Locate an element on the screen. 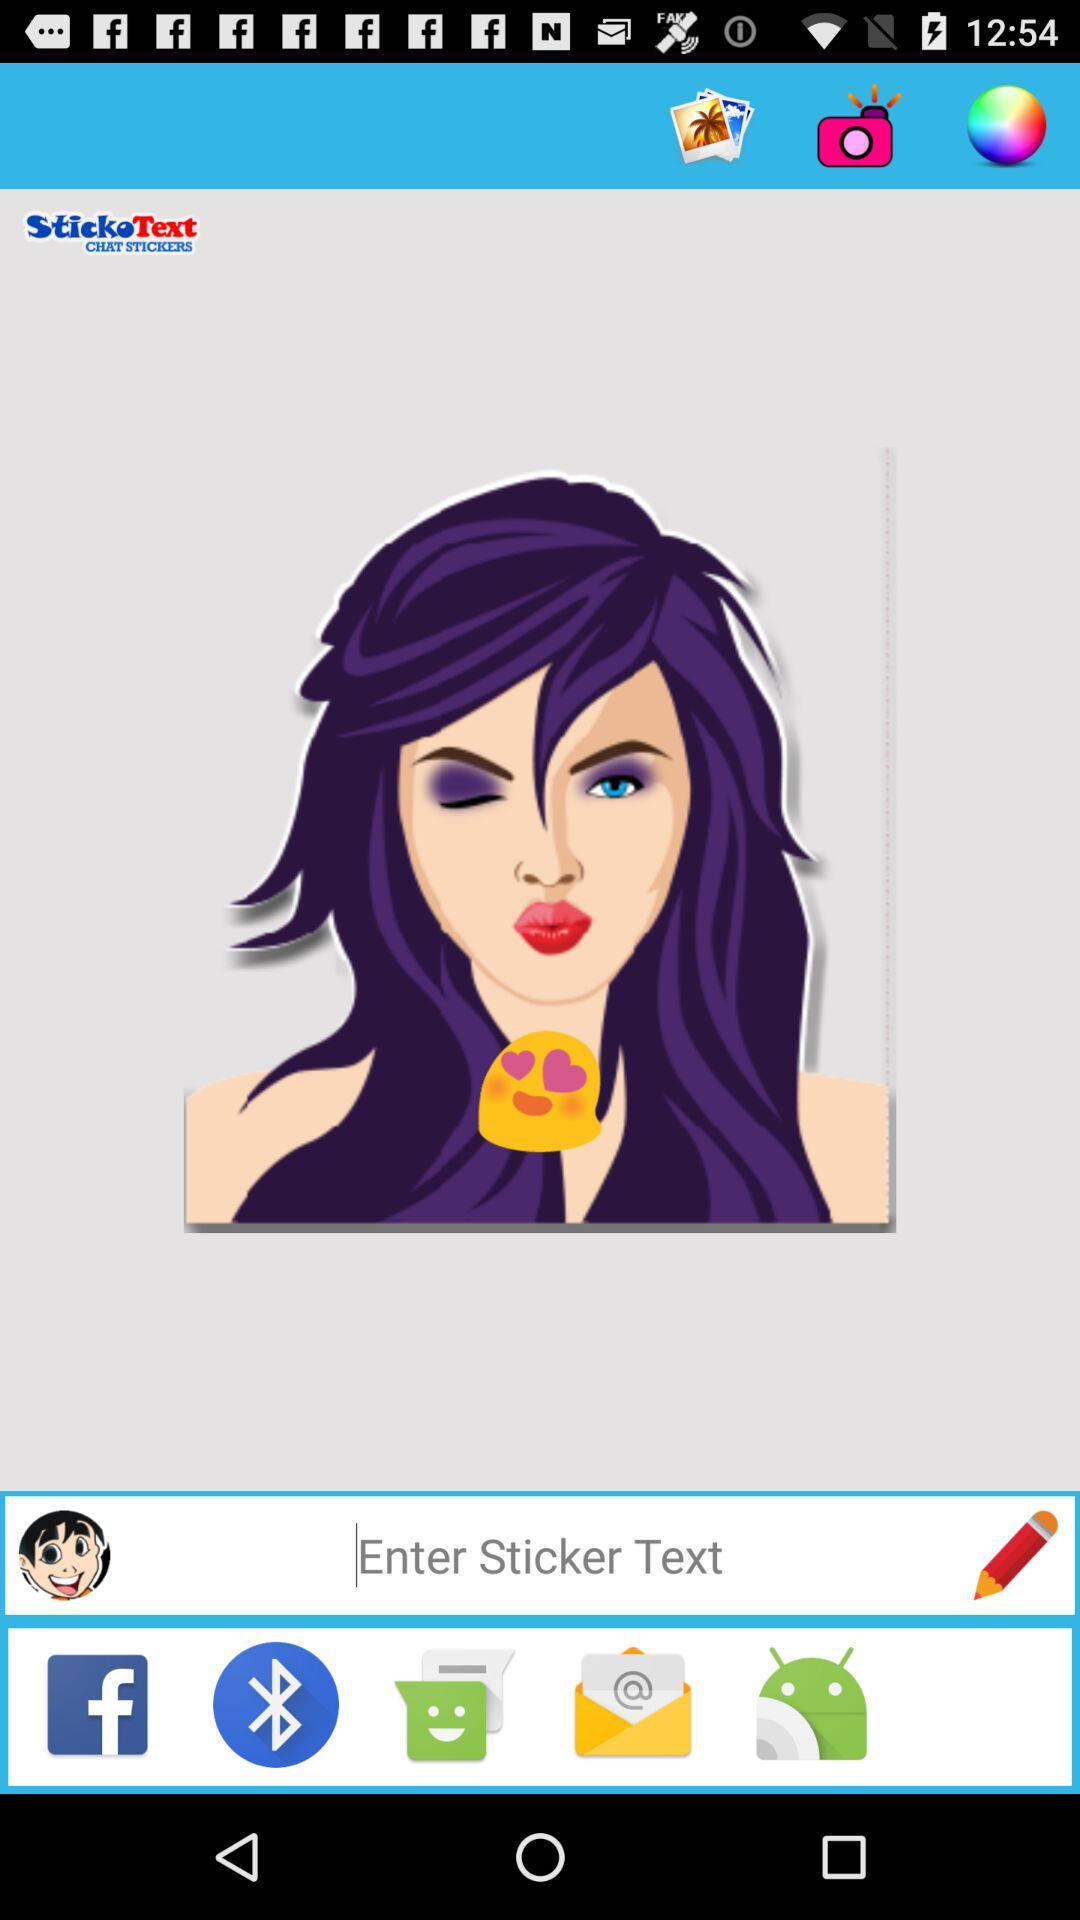 The image size is (1080, 1920). the second option on the right side of the page is located at coordinates (858, 124).